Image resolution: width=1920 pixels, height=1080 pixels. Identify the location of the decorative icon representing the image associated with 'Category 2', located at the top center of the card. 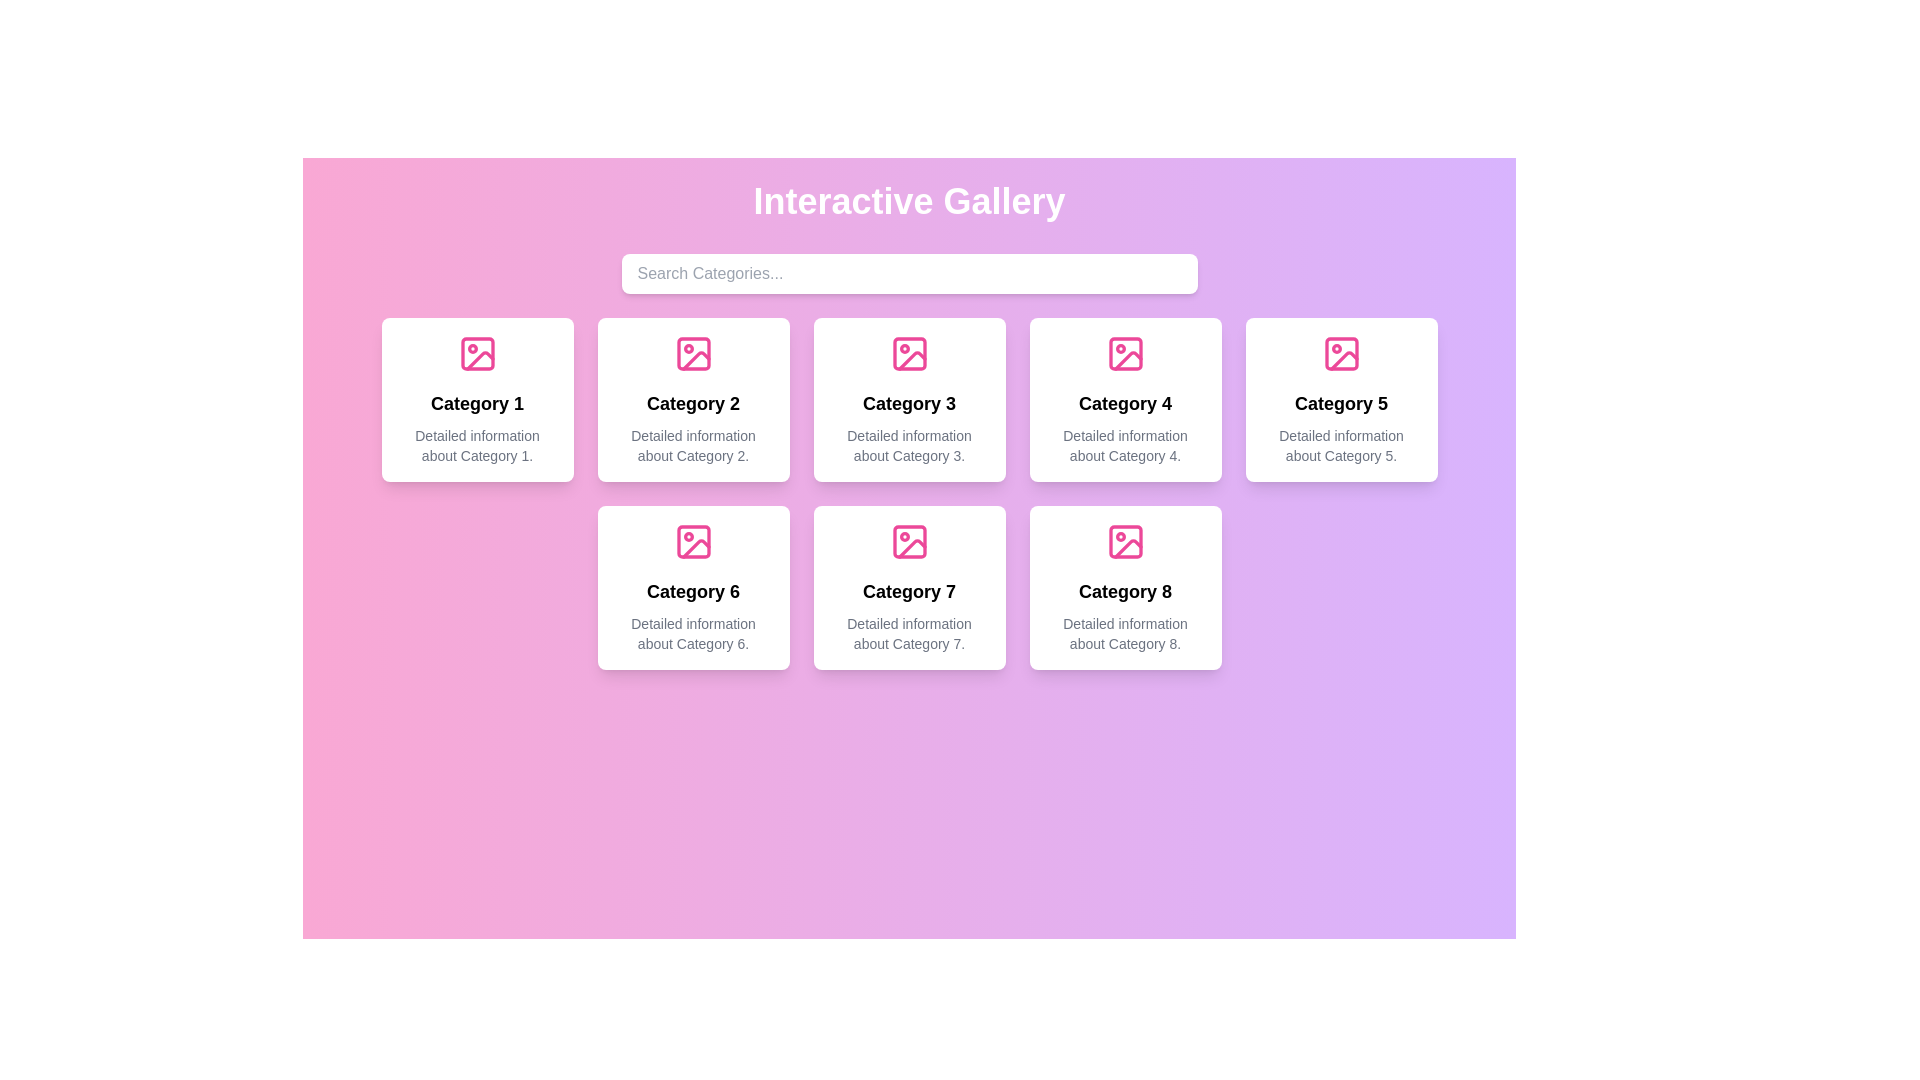
(693, 353).